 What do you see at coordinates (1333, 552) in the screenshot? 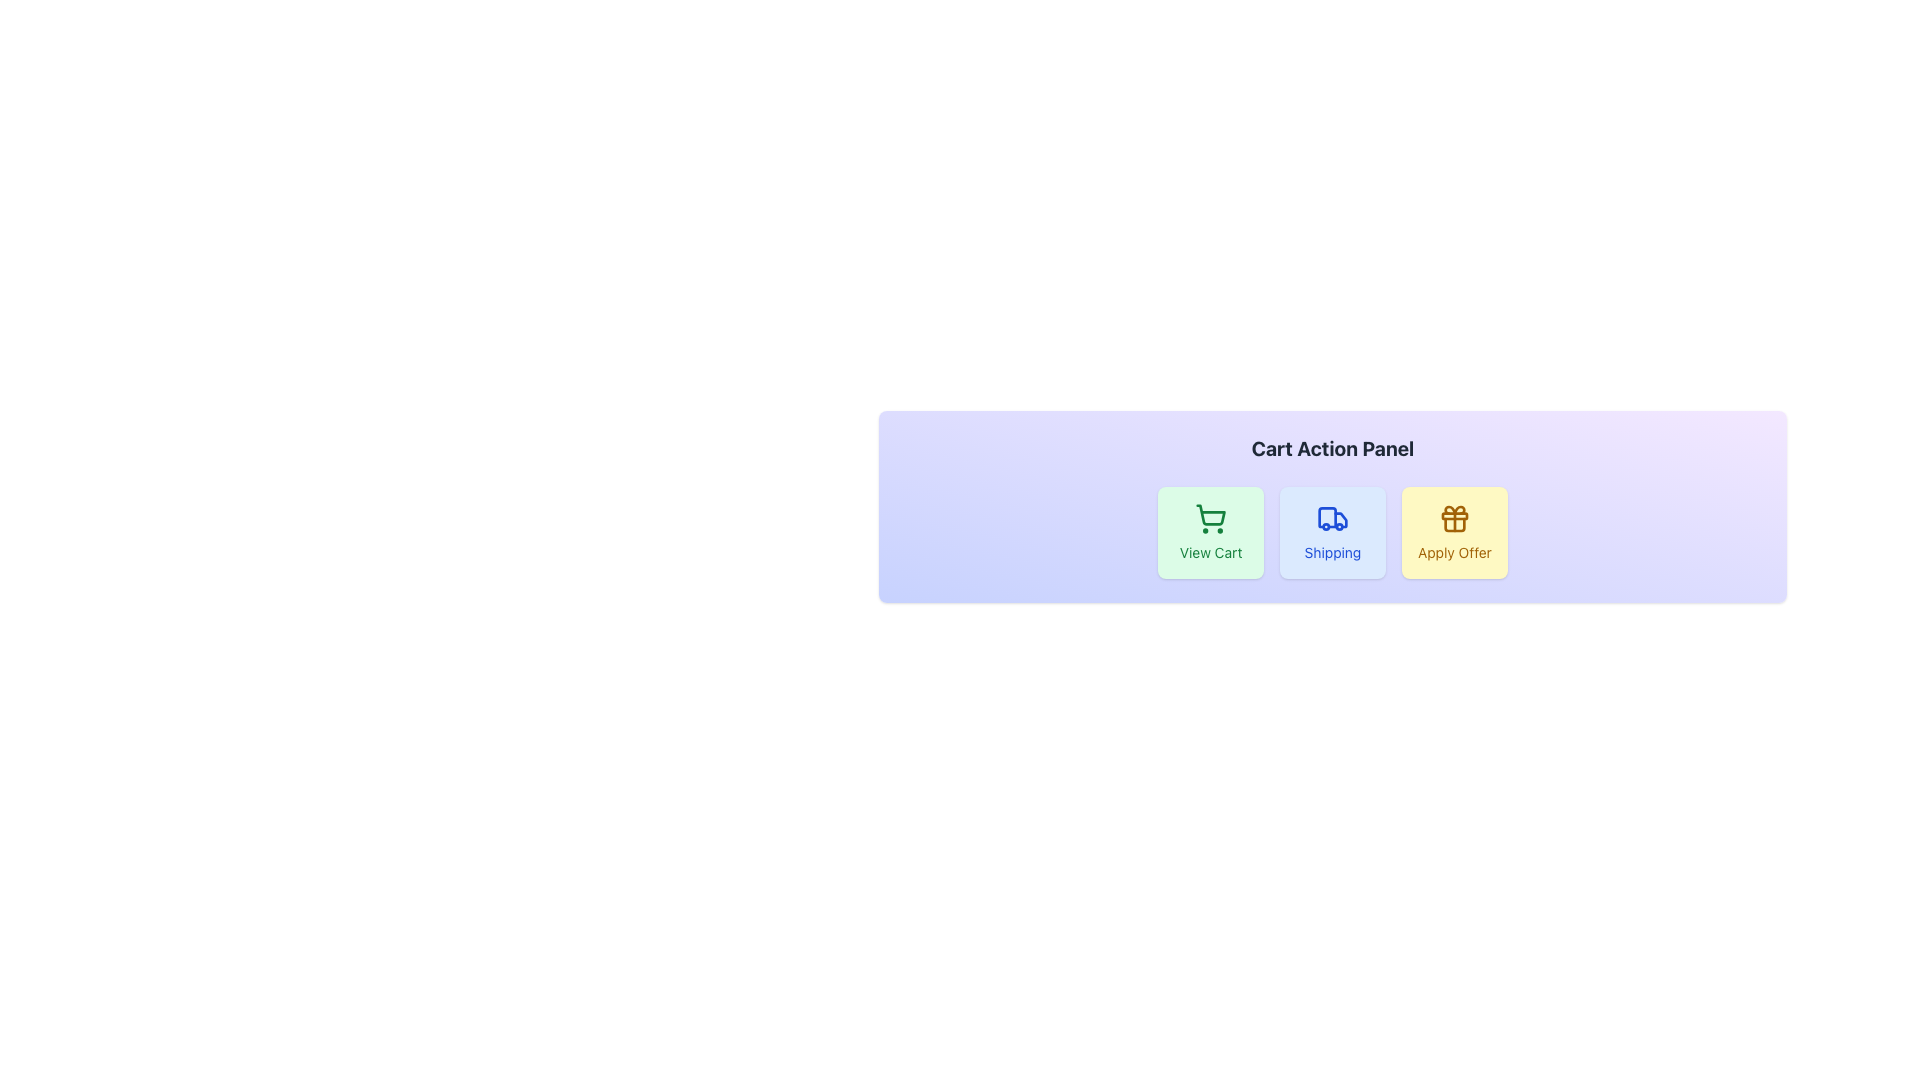
I see `the 'Shipping' text label located at the bottom of the second button from the left in a row of three buttons, which is identified by the truck icon above it` at bounding box center [1333, 552].